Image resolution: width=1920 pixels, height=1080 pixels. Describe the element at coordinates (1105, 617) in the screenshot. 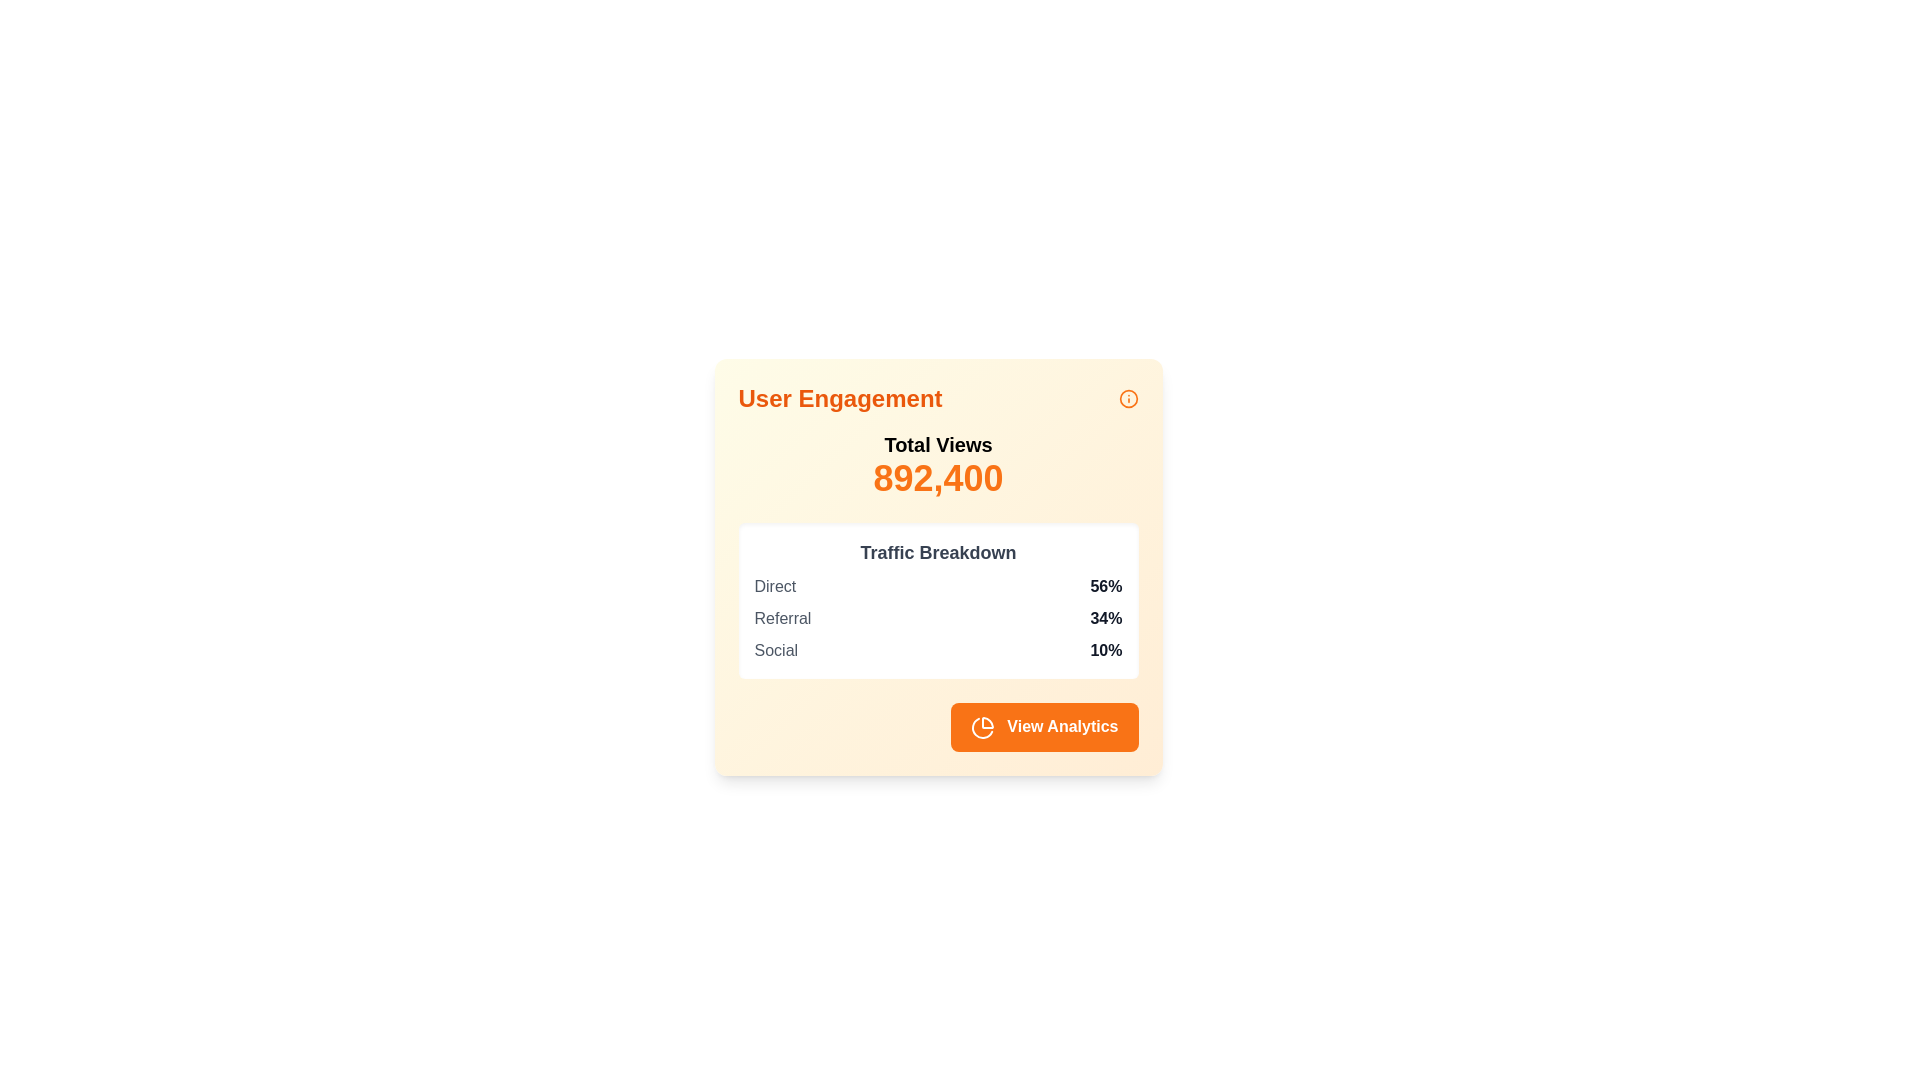

I see `the text label displaying '34%' in bold, dark gray font, located in the right column of the 'Traffic Breakdown' section` at that location.